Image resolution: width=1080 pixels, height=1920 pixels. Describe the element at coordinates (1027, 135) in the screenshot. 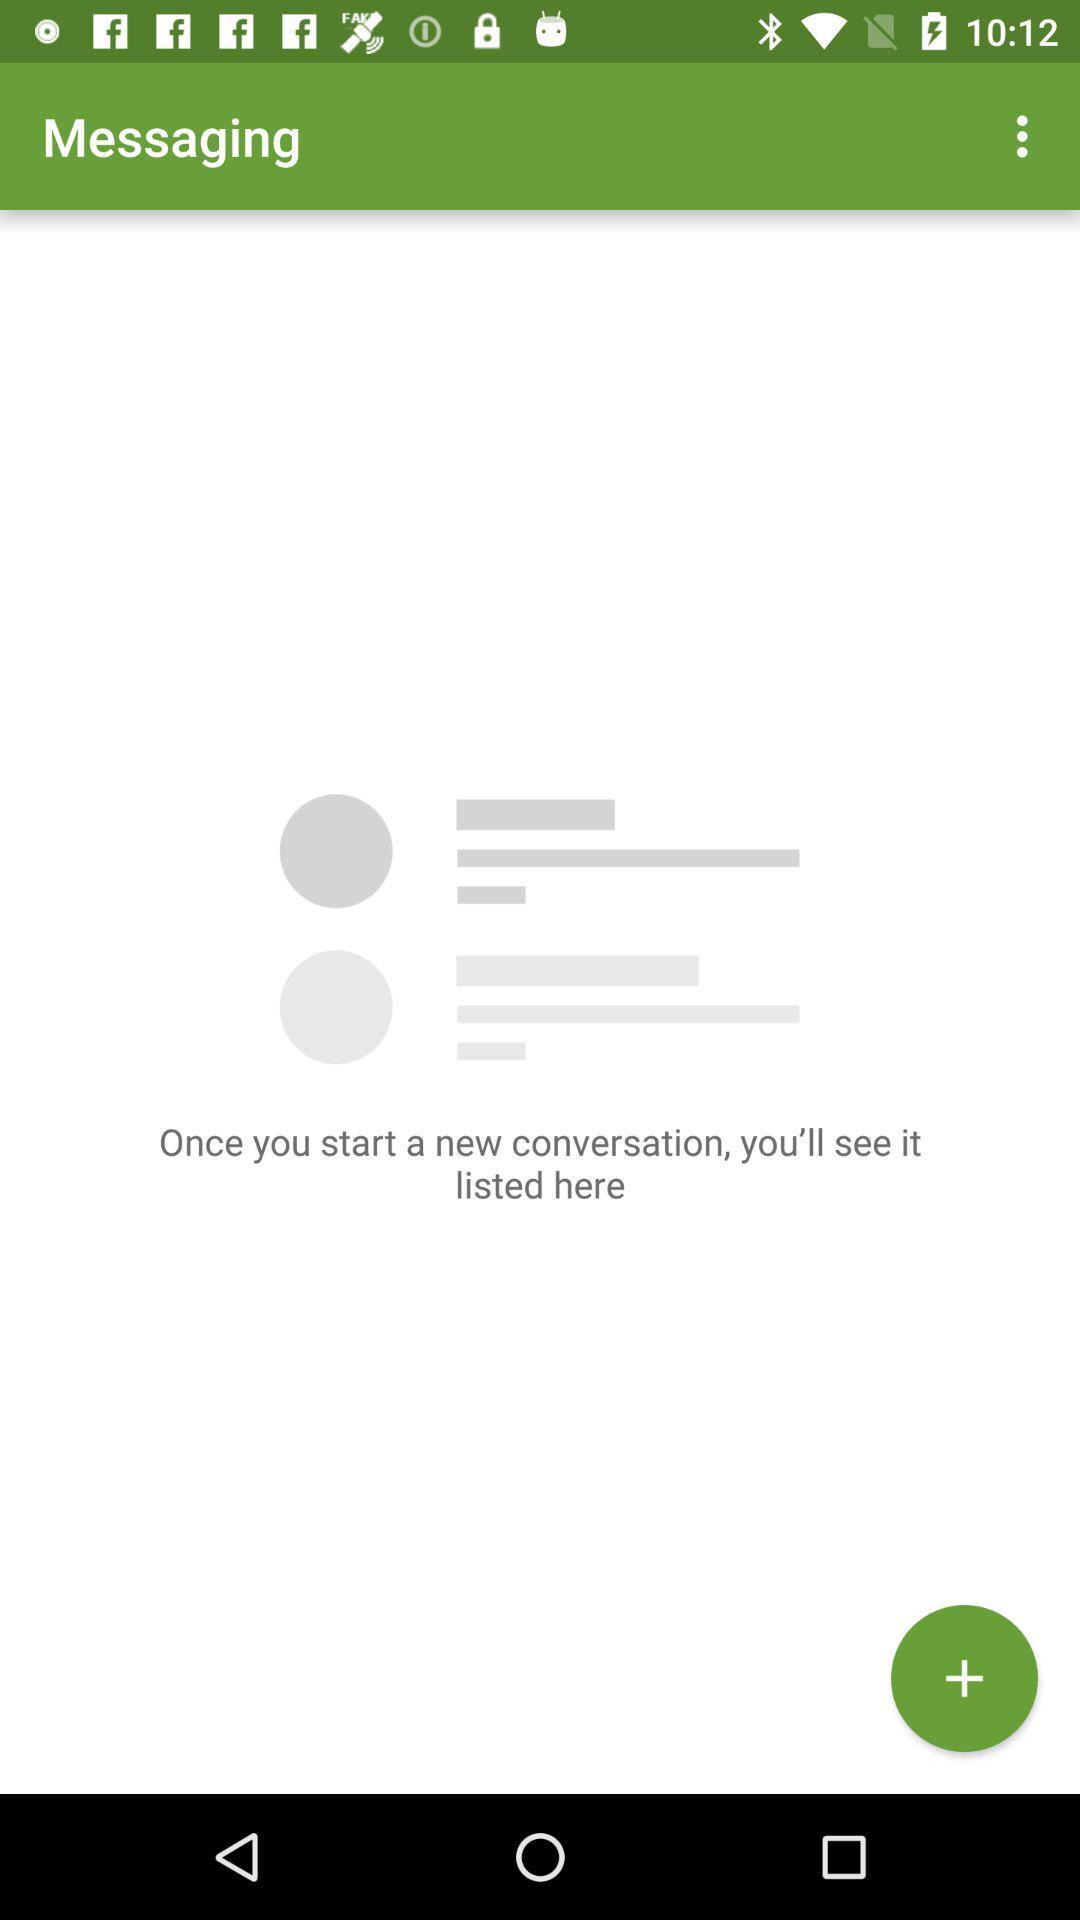

I see `the icon next to the messaging` at that location.